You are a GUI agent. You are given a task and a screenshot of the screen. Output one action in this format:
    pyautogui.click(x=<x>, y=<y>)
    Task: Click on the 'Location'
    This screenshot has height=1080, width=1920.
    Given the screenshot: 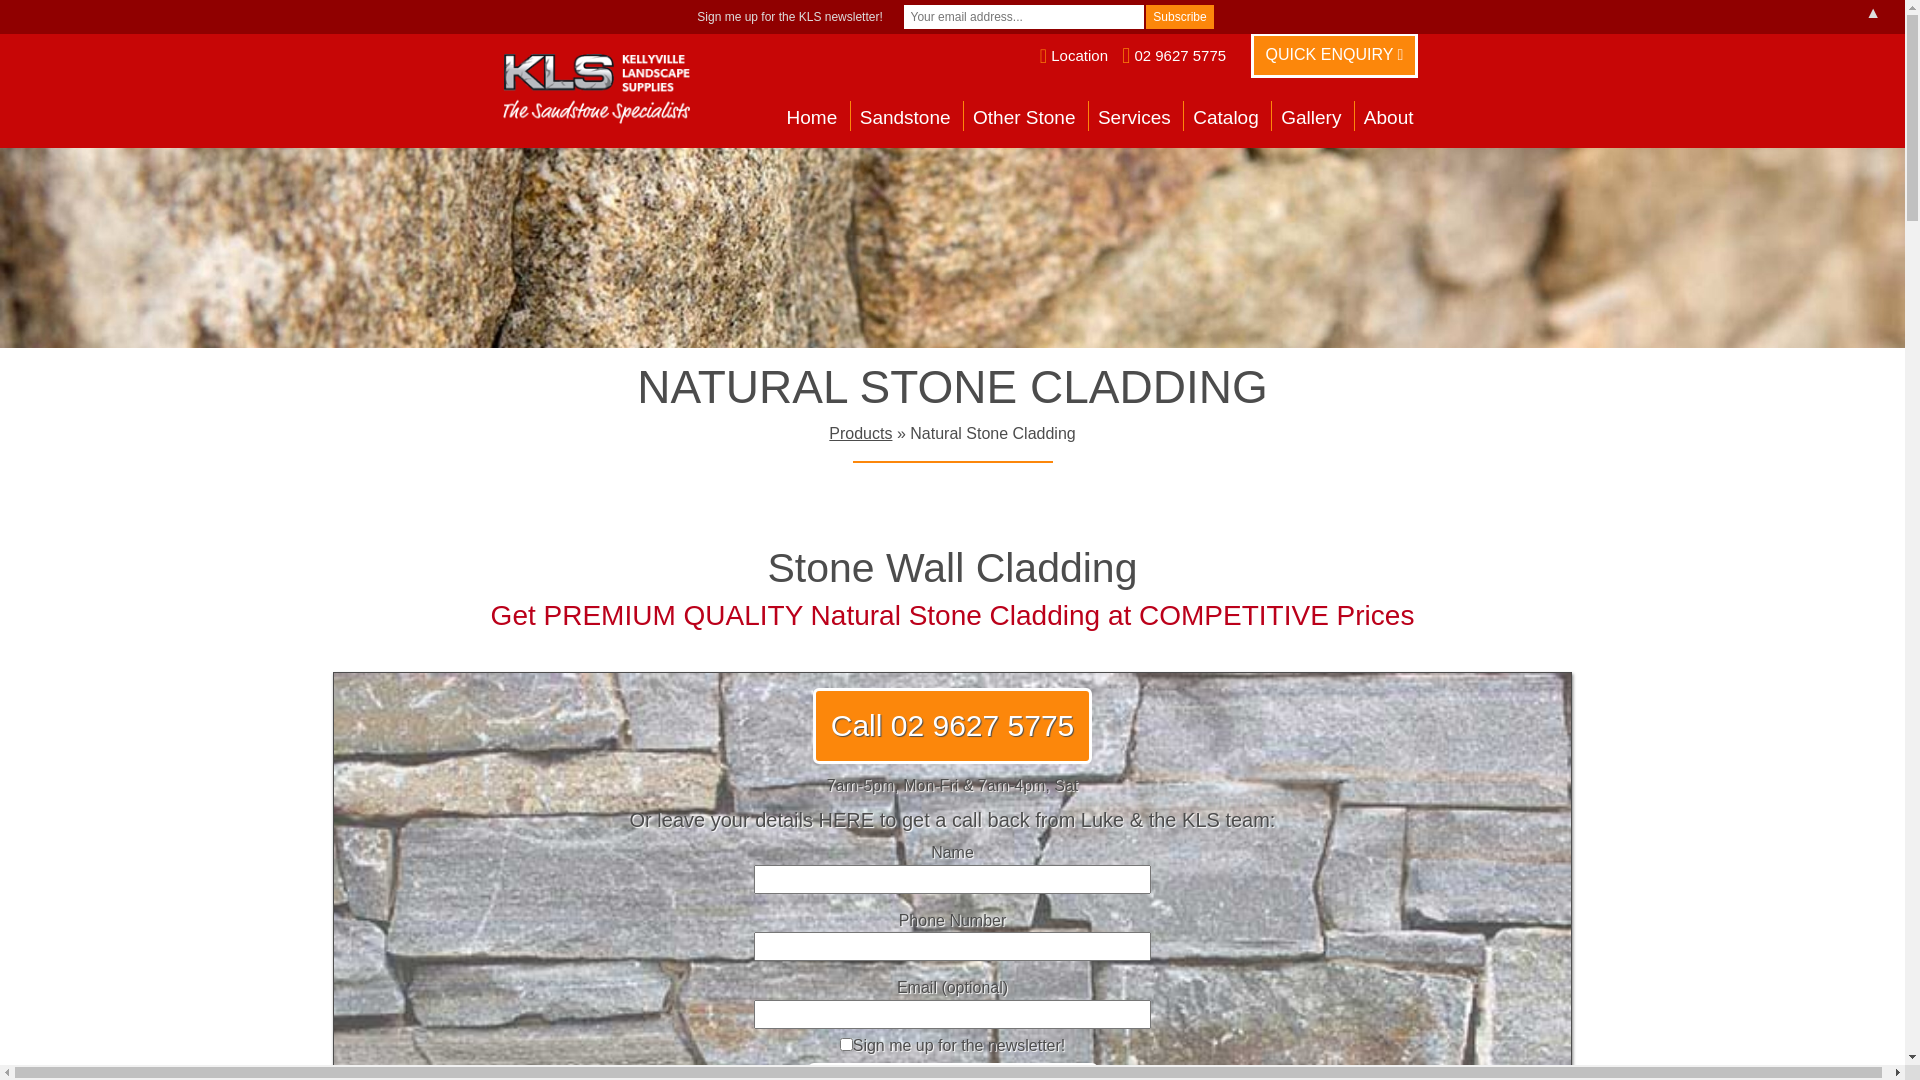 What is the action you would take?
    pyautogui.click(x=1073, y=54)
    